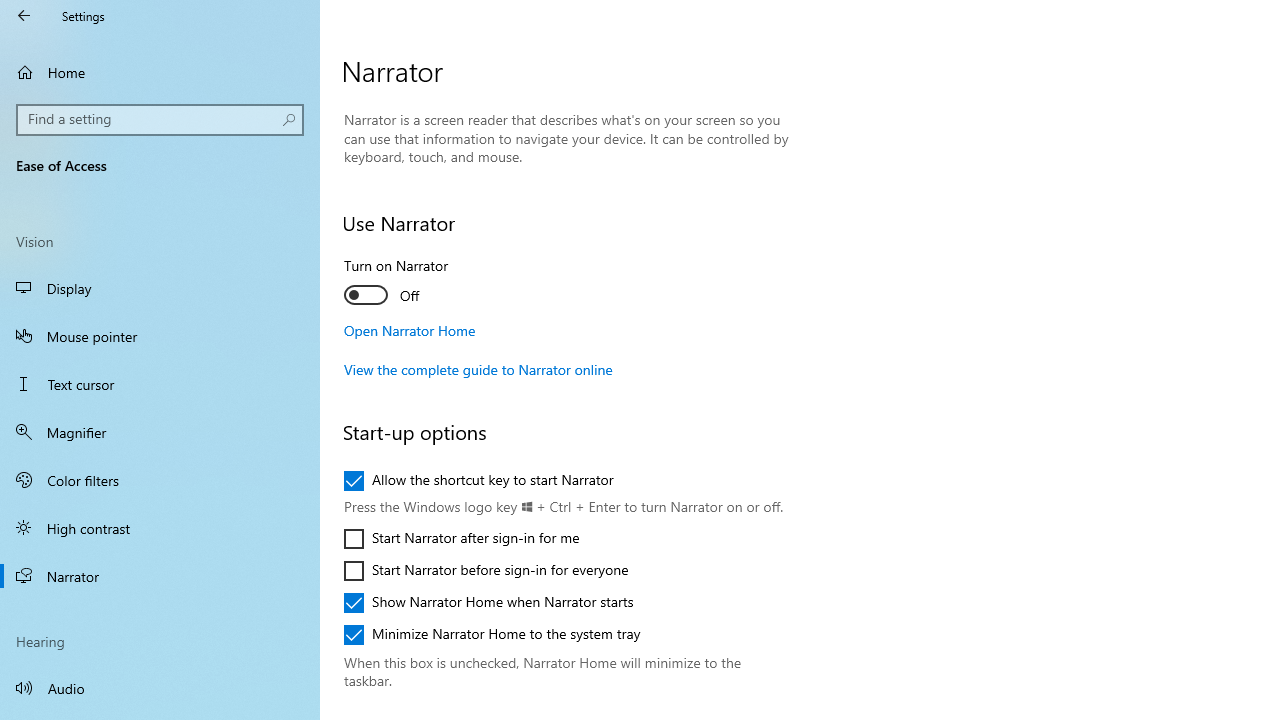 This screenshot has width=1280, height=720. What do you see at coordinates (160, 576) in the screenshot?
I see `'Narrator'` at bounding box center [160, 576].